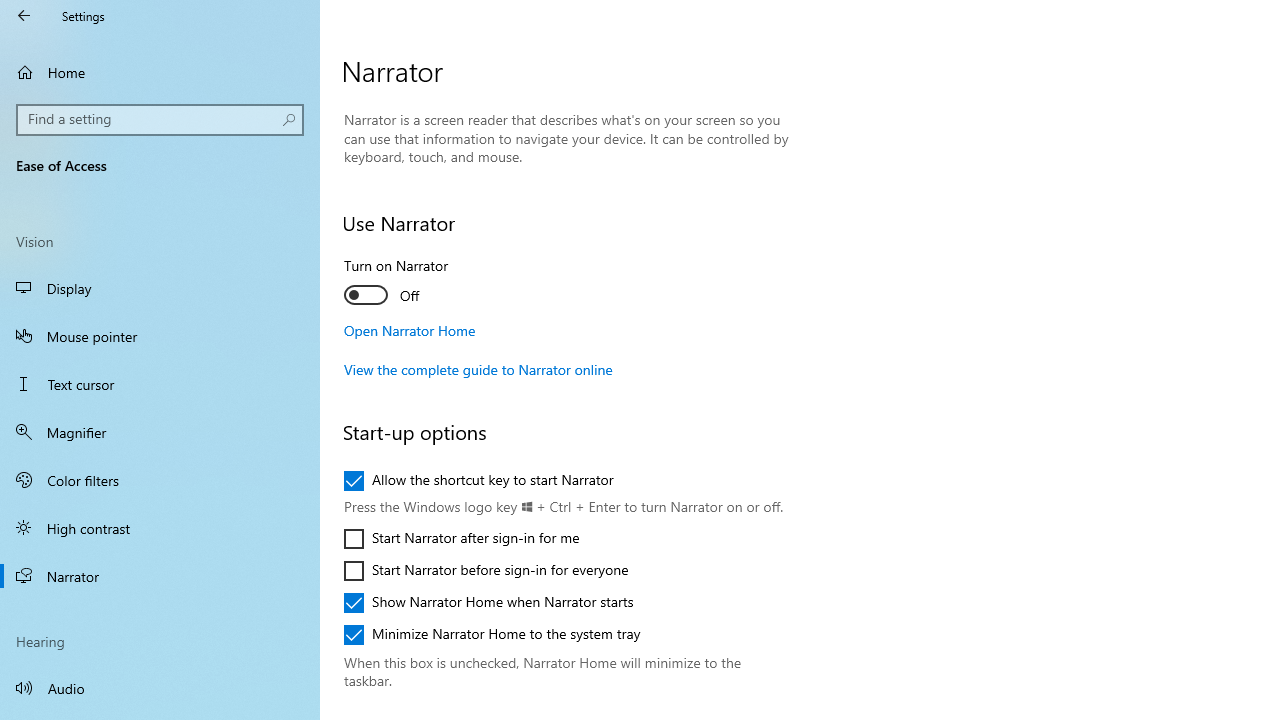 This screenshot has width=1280, height=720. What do you see at coordinates (160, 576) in the screenshot?
I see `'Narrator'` at bounding box center [160, 576].